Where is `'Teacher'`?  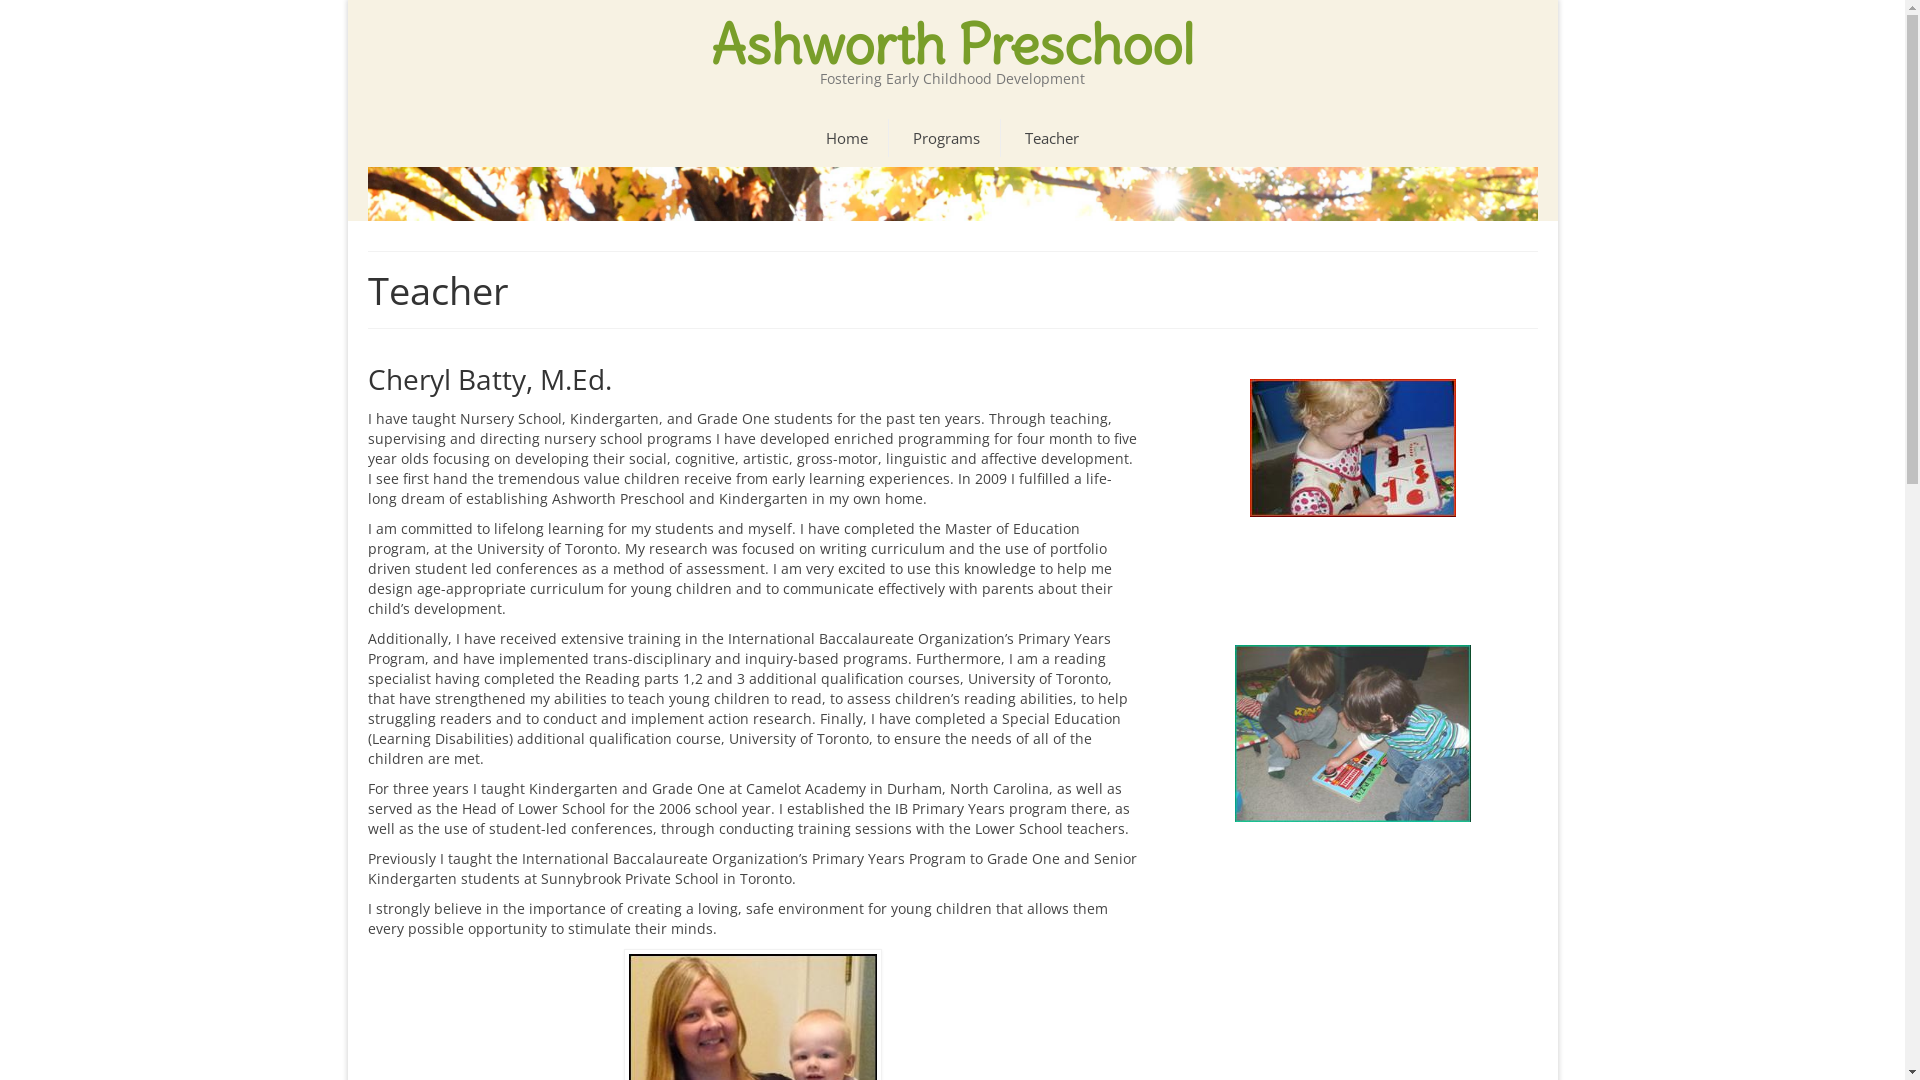 'Teacher' is located at coordinates (1050, 137).